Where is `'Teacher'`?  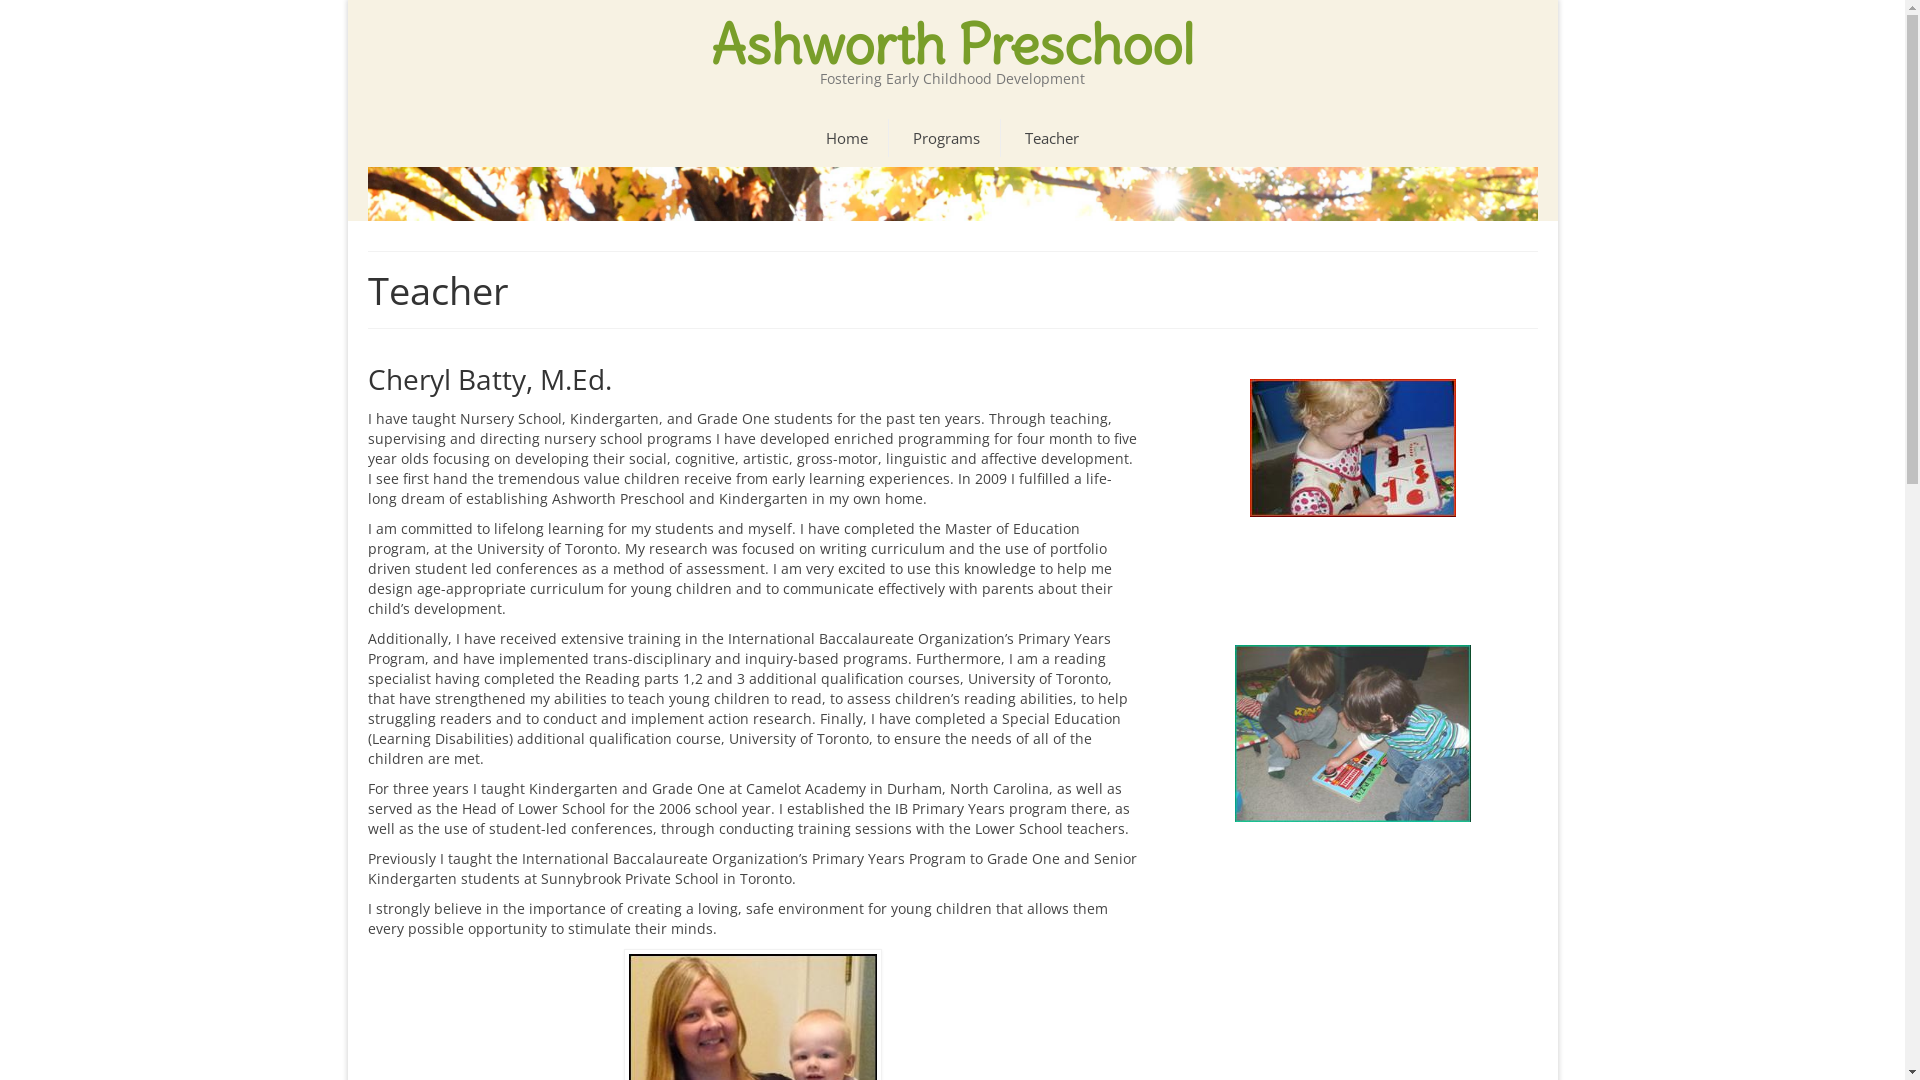 'Teacher' is located at coordinates (1050, 137).